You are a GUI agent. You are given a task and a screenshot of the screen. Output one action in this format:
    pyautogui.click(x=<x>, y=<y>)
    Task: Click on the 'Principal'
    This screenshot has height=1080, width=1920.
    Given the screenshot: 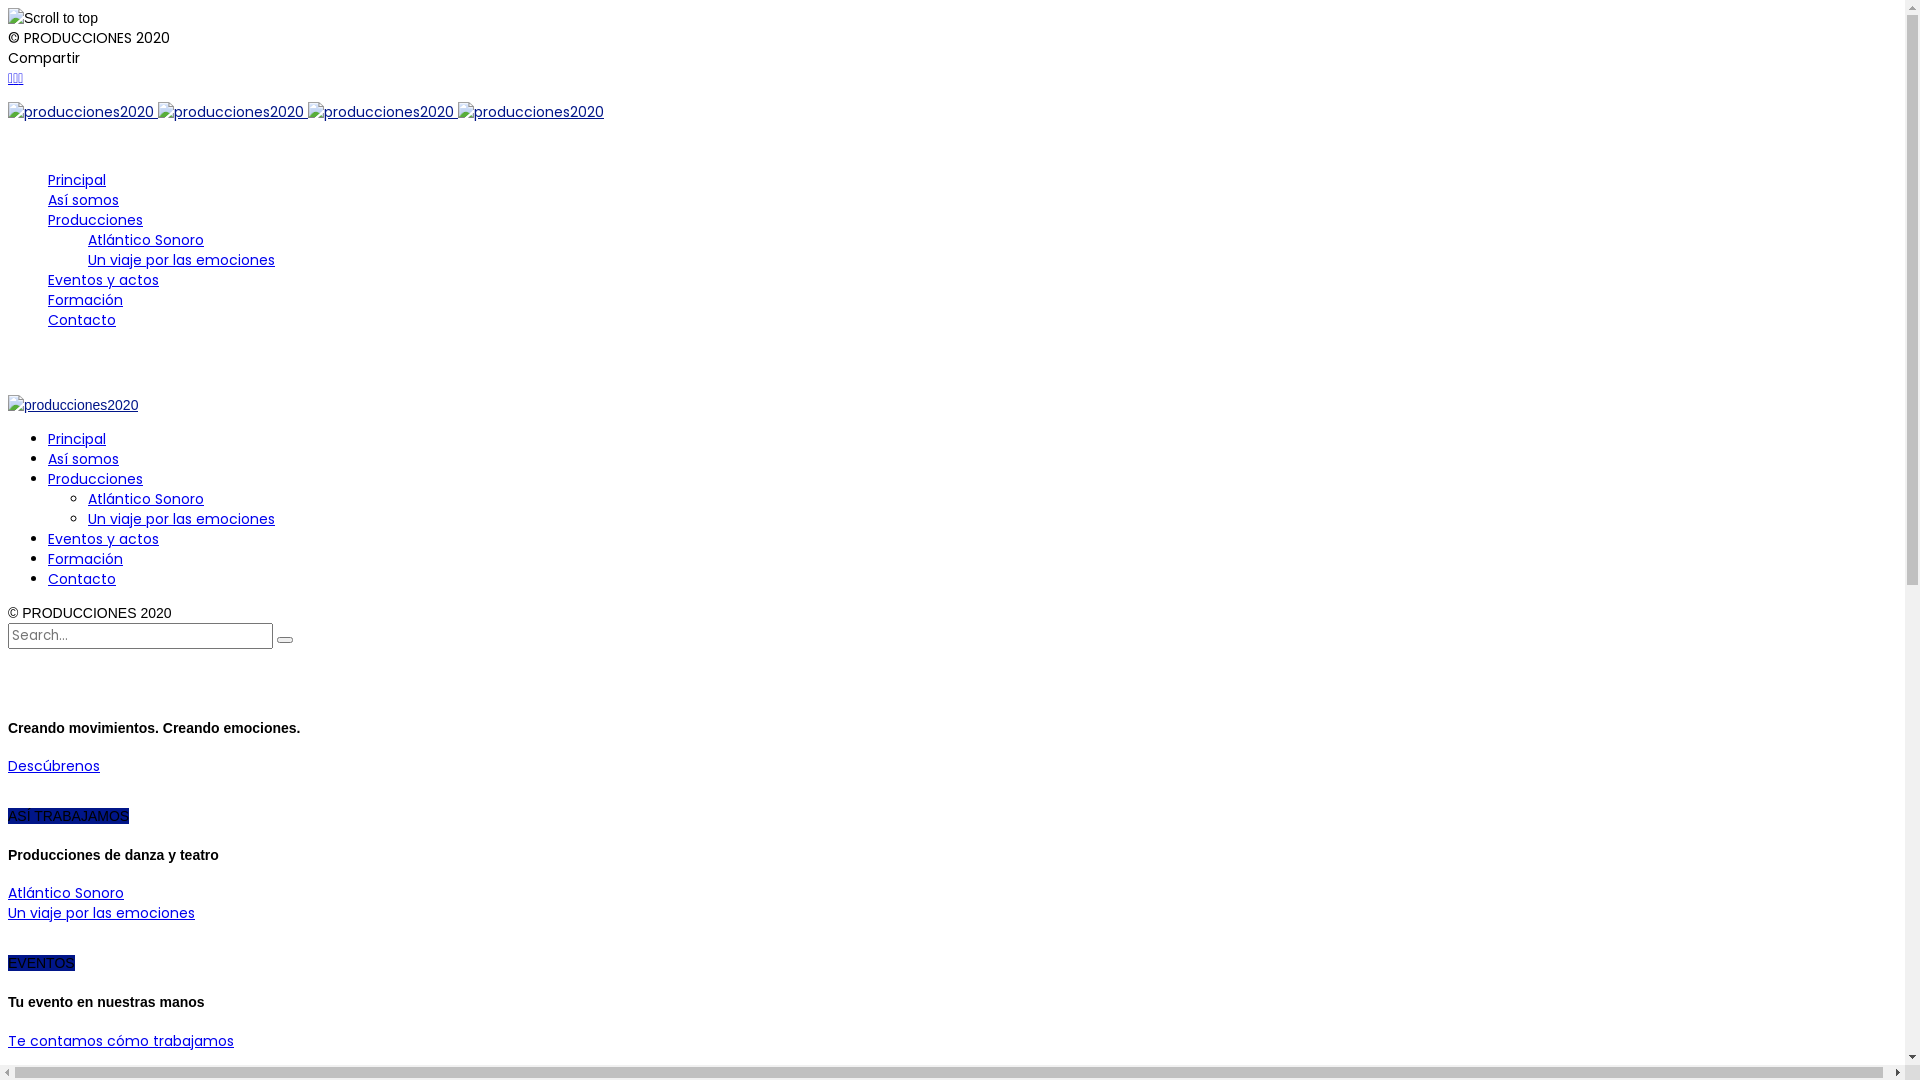 What is the action you would take?
    pyautogui.click(x=76, y=438)
    